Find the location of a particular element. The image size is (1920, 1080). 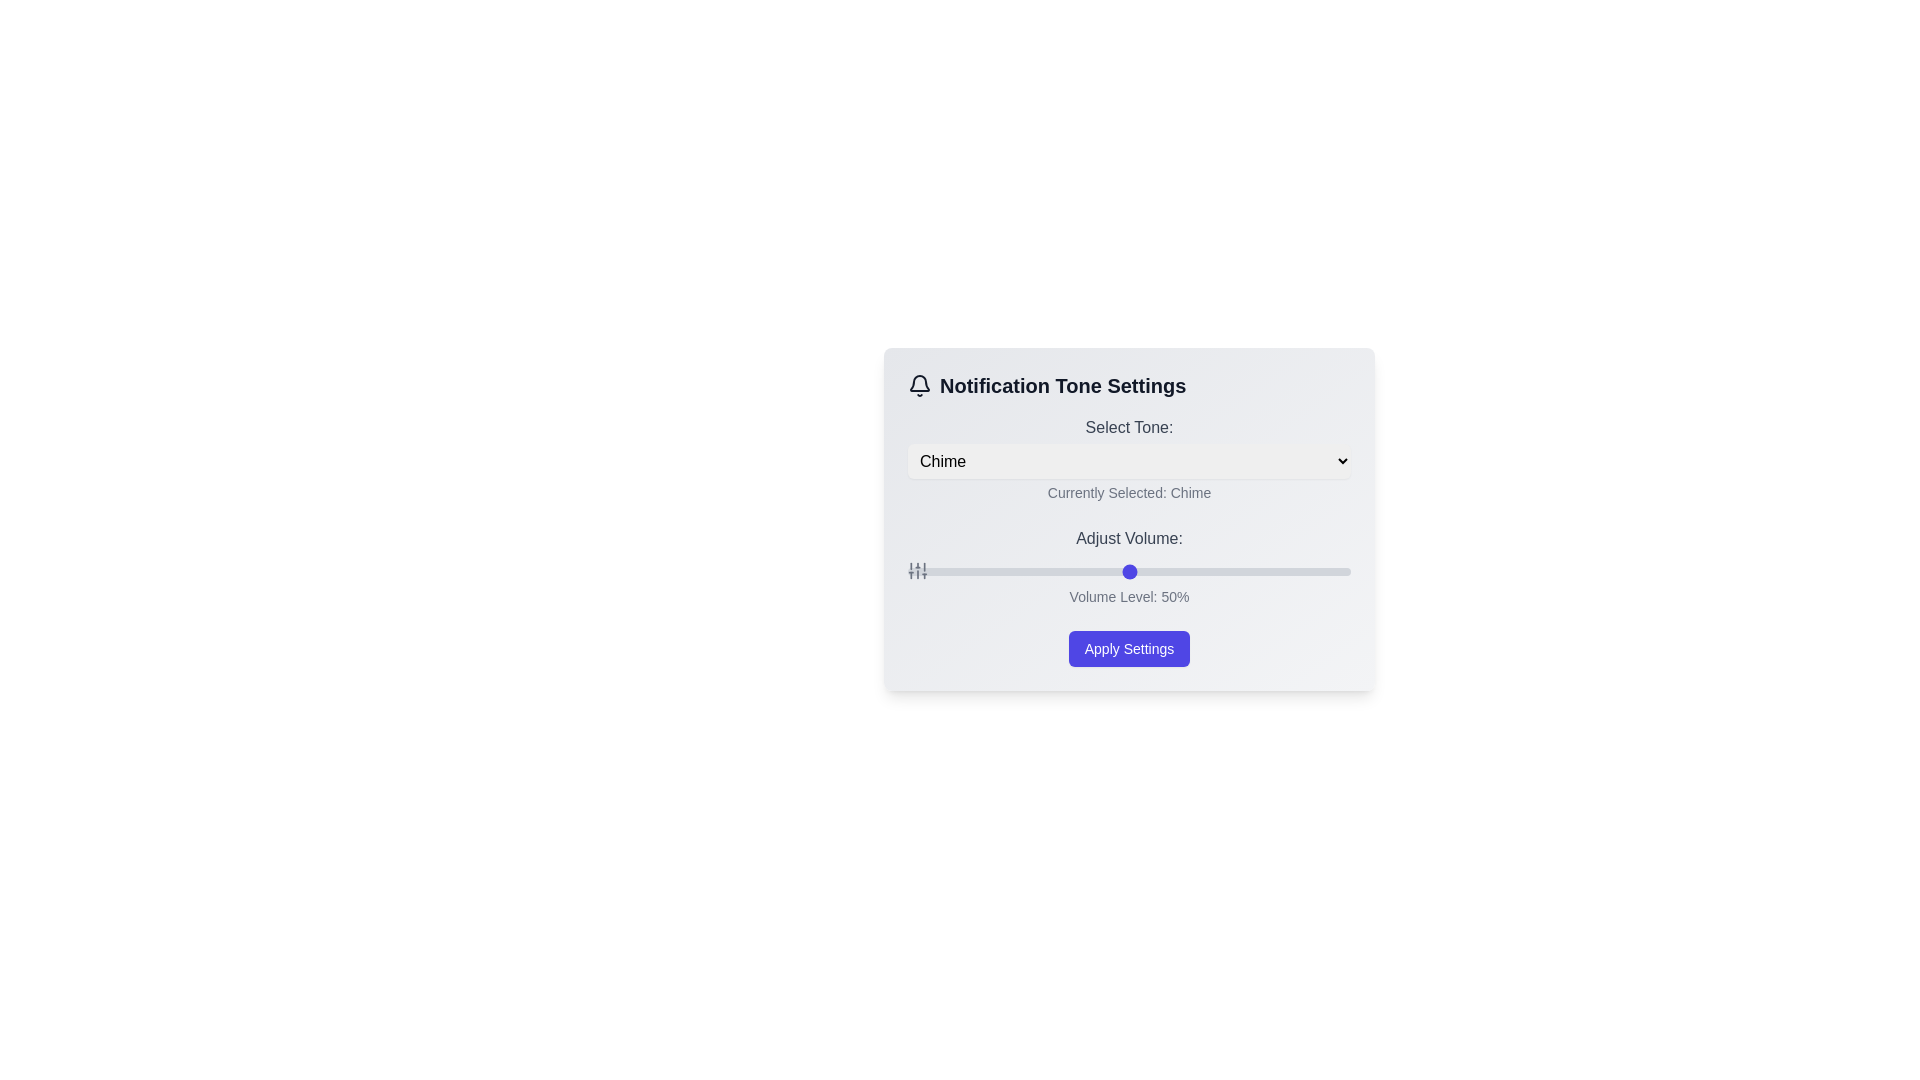

the bell icon that symbolizes notifications, located adjacent to the 'Notification Tone Settings' text is located at coordinates (919, 385).